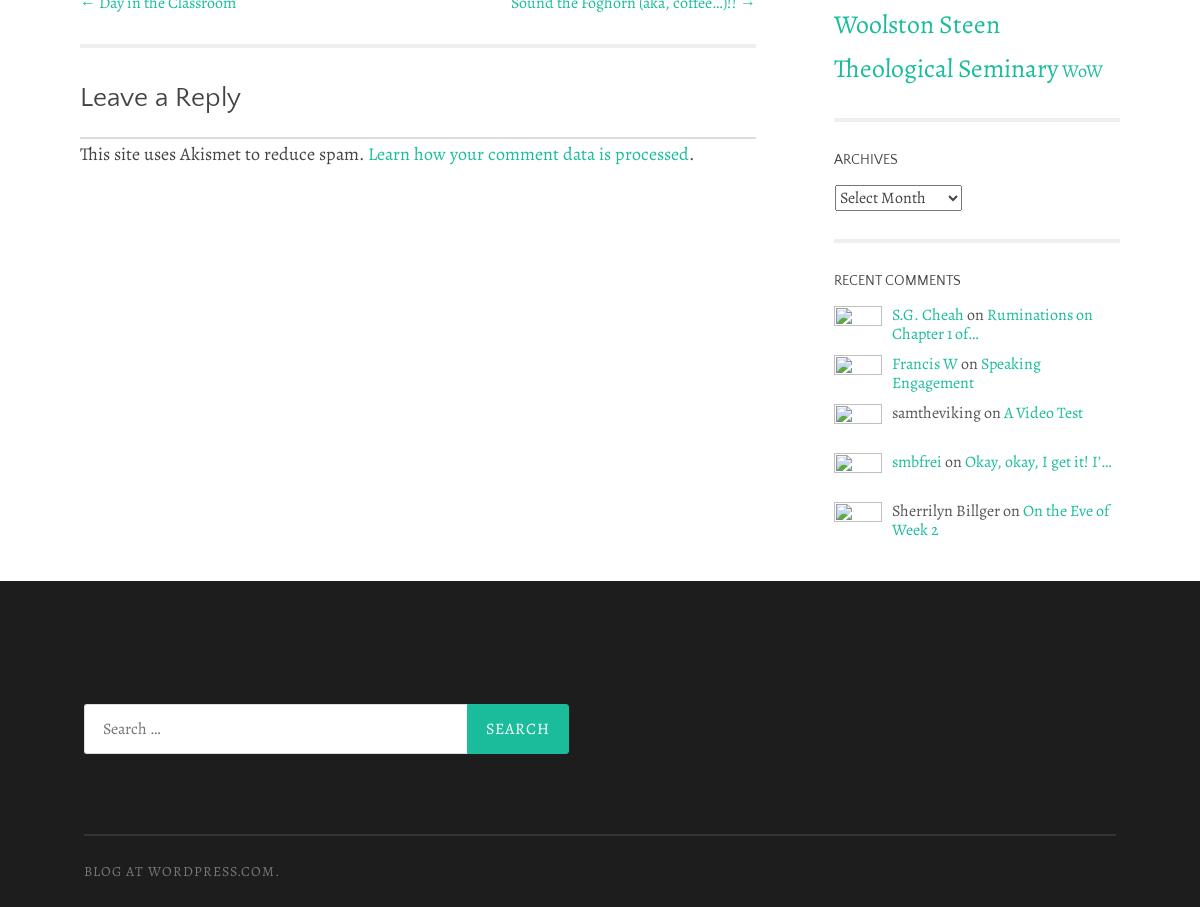 Image resolution: width=1200 pixels, height=907 pixels. Describe the element at coordinates (1038, 461) in the screenshot. I see `'Okay, okay, I get it! I’…'` at that location.